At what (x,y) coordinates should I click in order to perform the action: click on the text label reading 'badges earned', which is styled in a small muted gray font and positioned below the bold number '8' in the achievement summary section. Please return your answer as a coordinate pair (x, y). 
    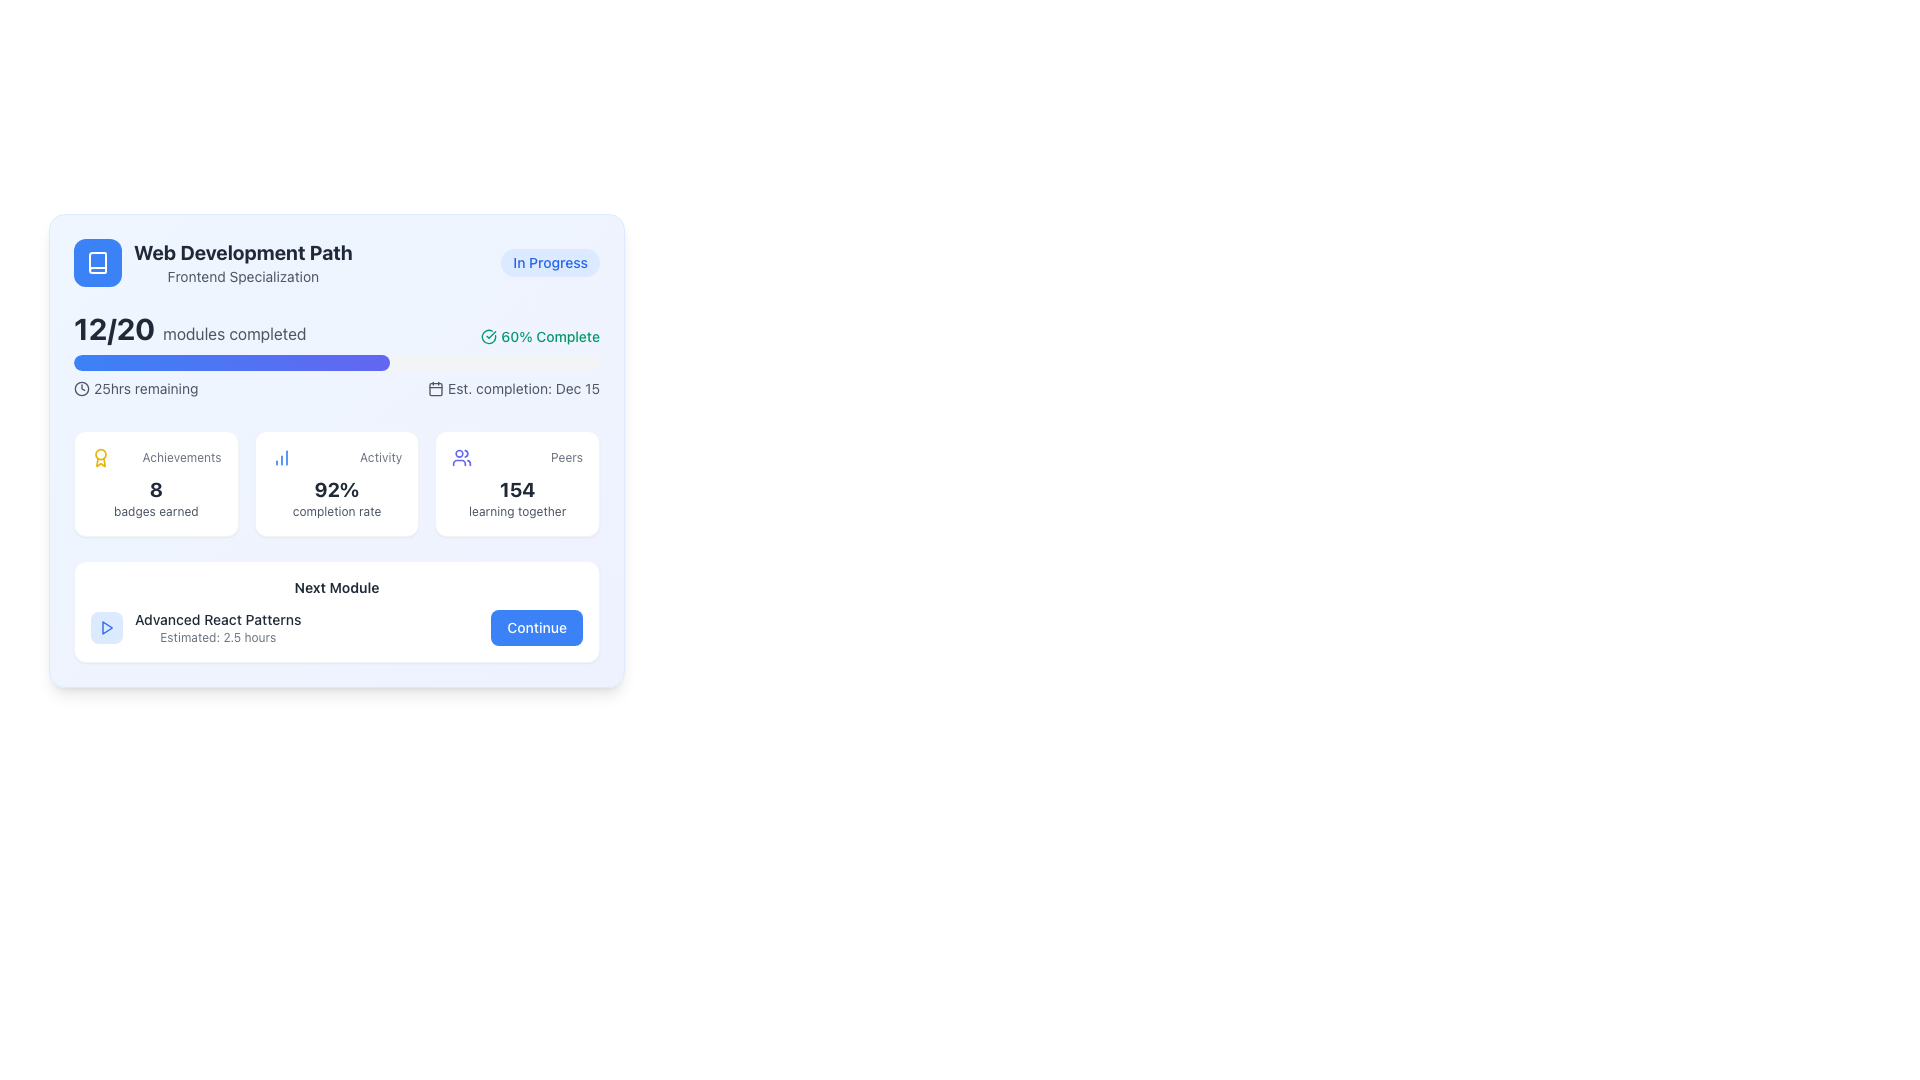
    Looking at the image, I should click on (155, 511).